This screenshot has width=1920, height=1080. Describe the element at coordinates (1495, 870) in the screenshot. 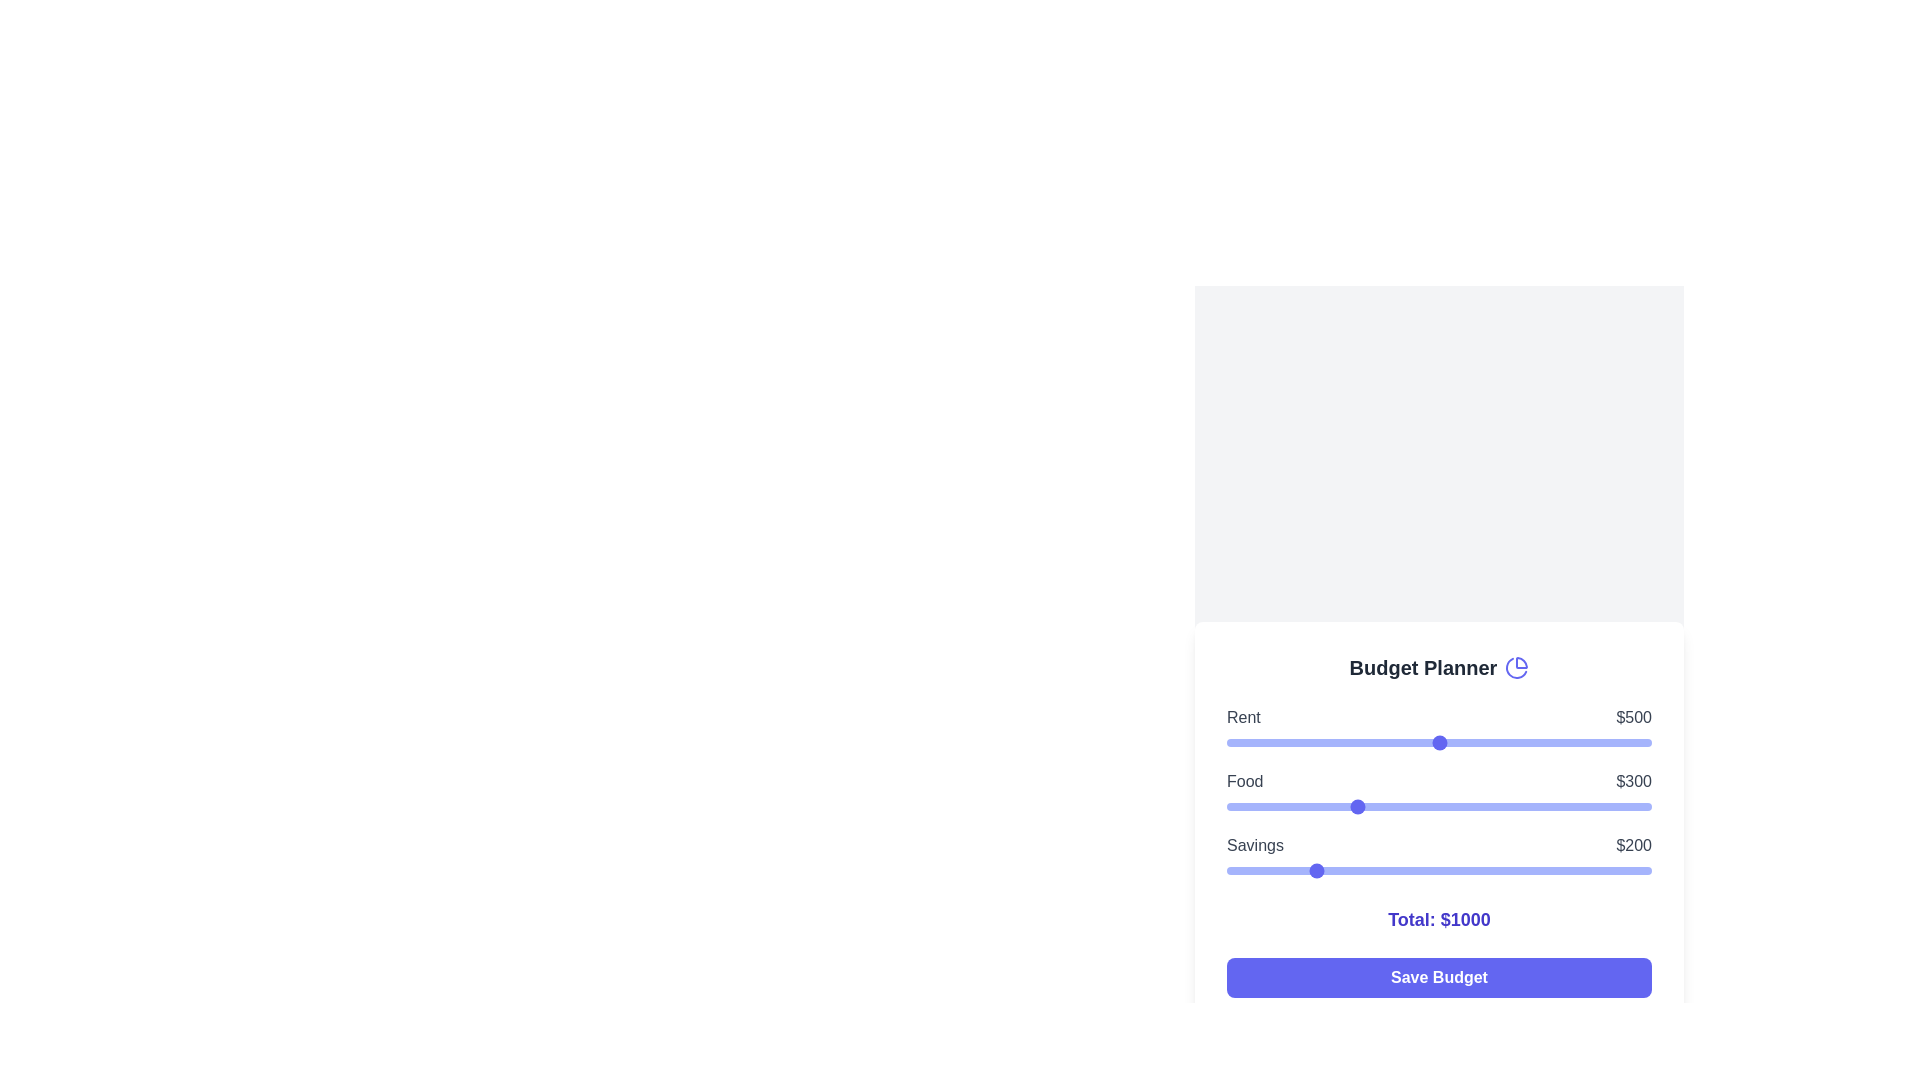

I see `the savings slider to 631` at that location.